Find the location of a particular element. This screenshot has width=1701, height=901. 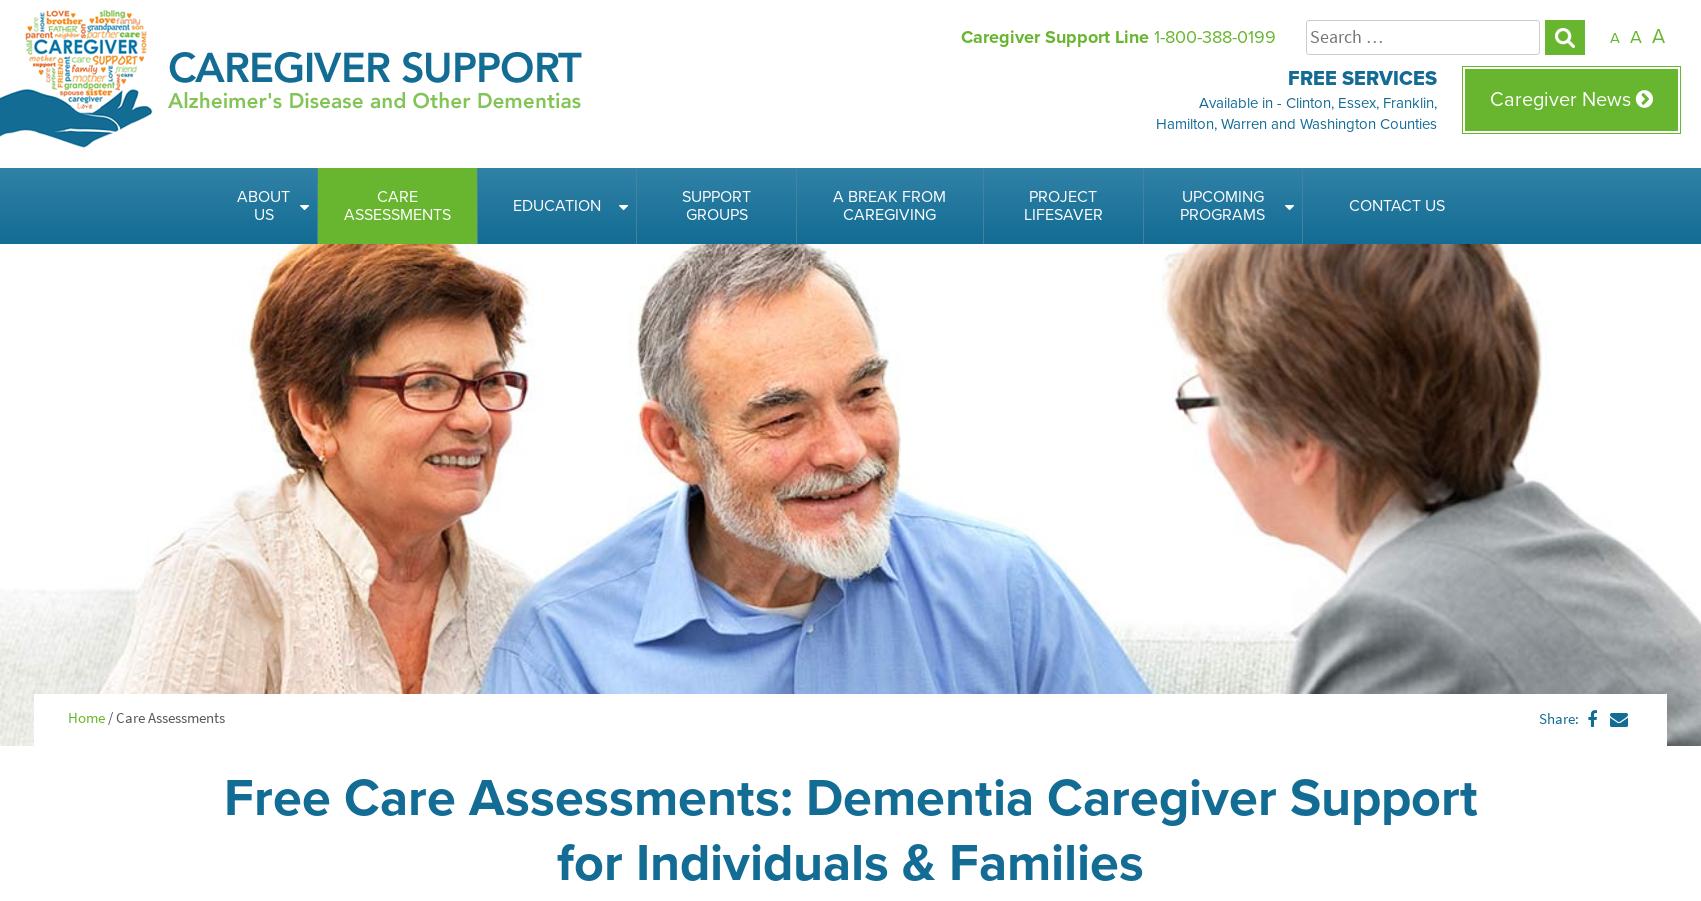

'Contact Us' is located at coordinates (1395, 204).